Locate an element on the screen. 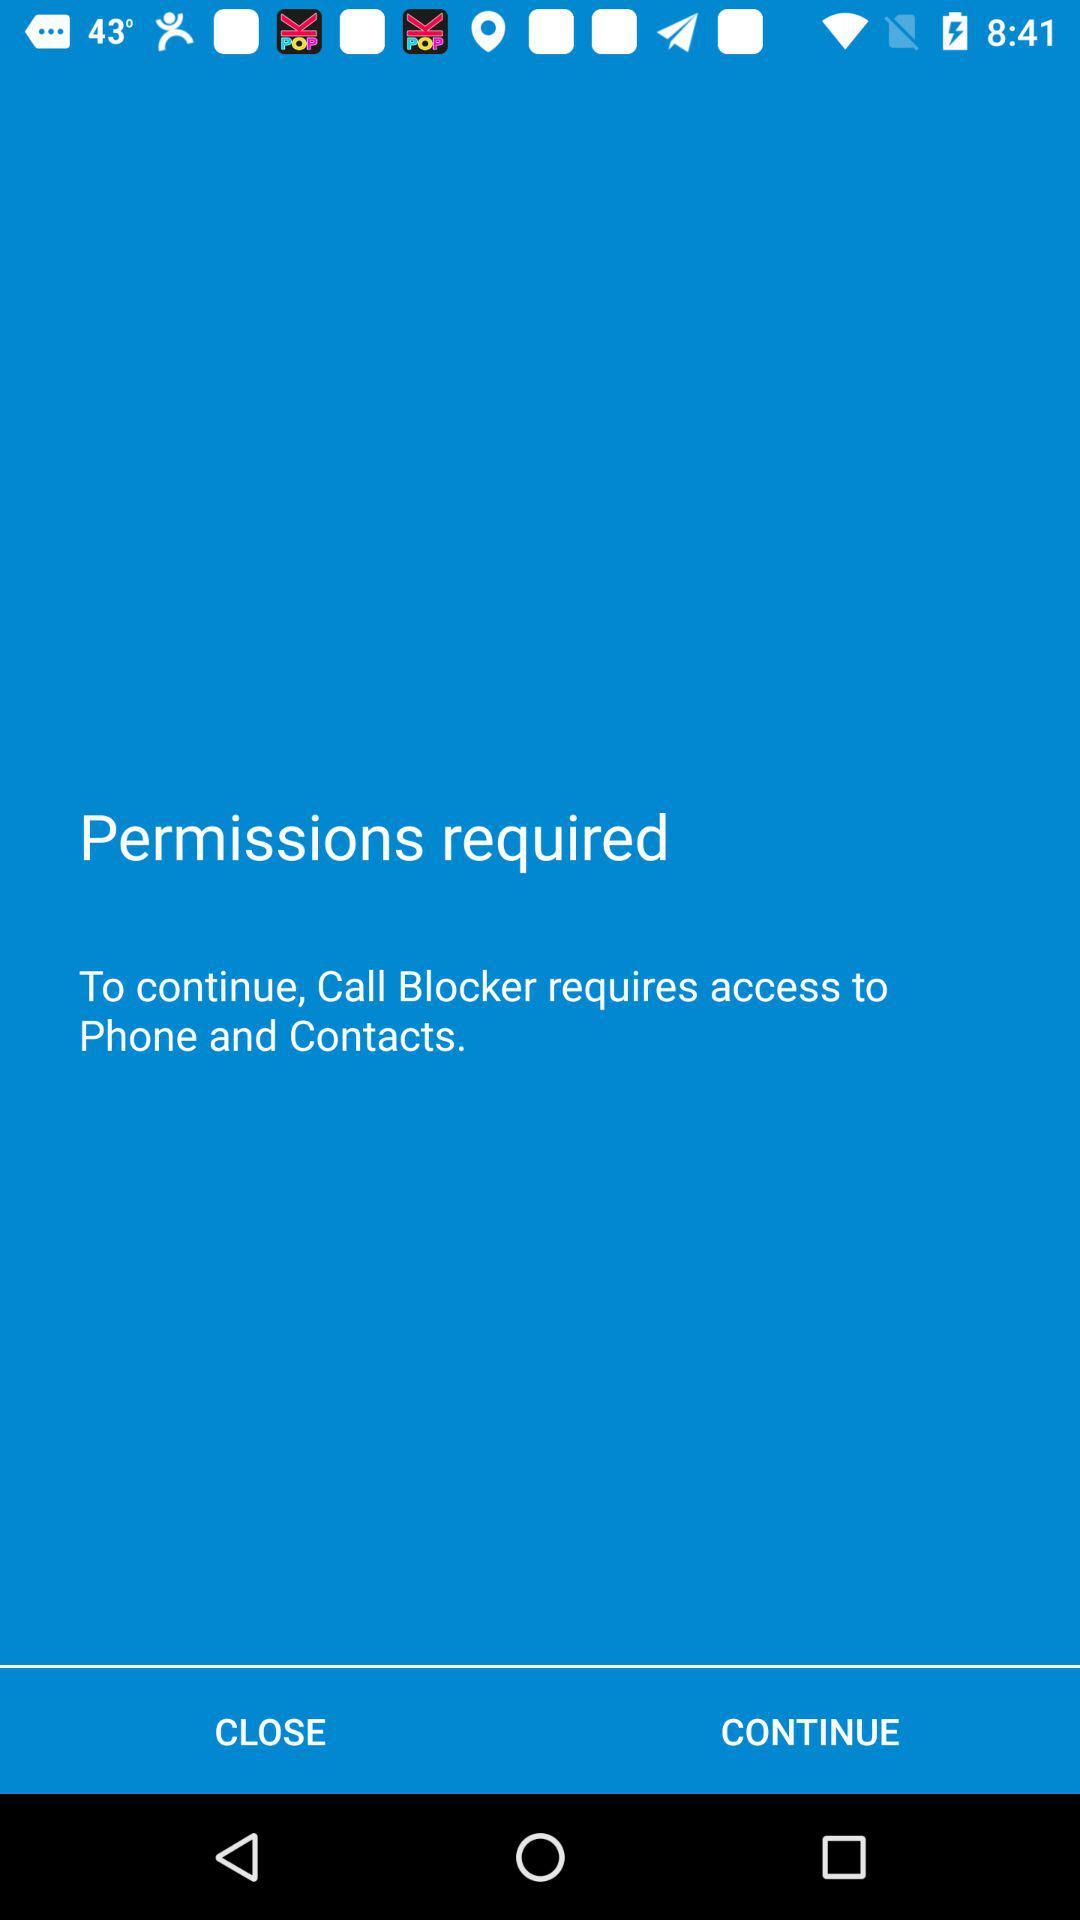  close is located at coordinates (270, 1730).